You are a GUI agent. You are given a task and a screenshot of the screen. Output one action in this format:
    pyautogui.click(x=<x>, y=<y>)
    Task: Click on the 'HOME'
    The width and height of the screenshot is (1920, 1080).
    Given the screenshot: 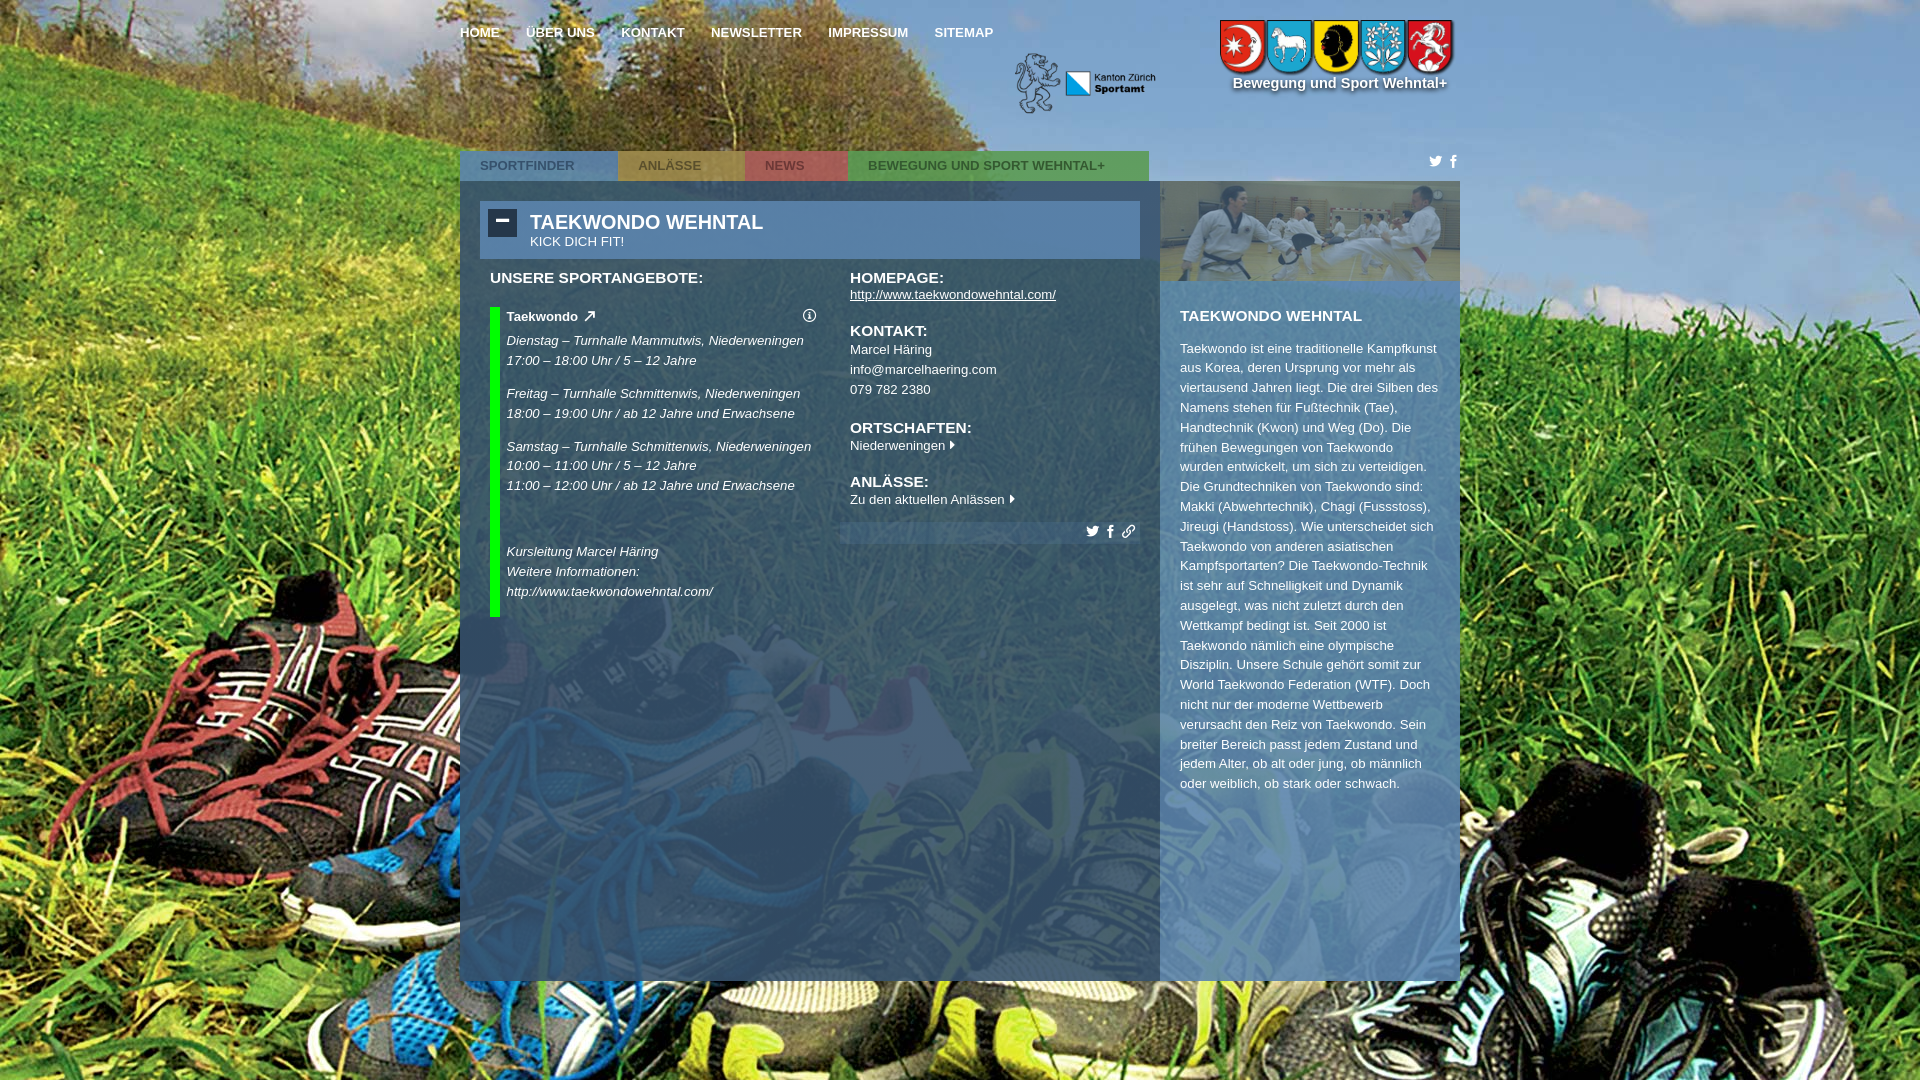 What is the action you would take?
    pyautogui.click(x=480, y=32)
    